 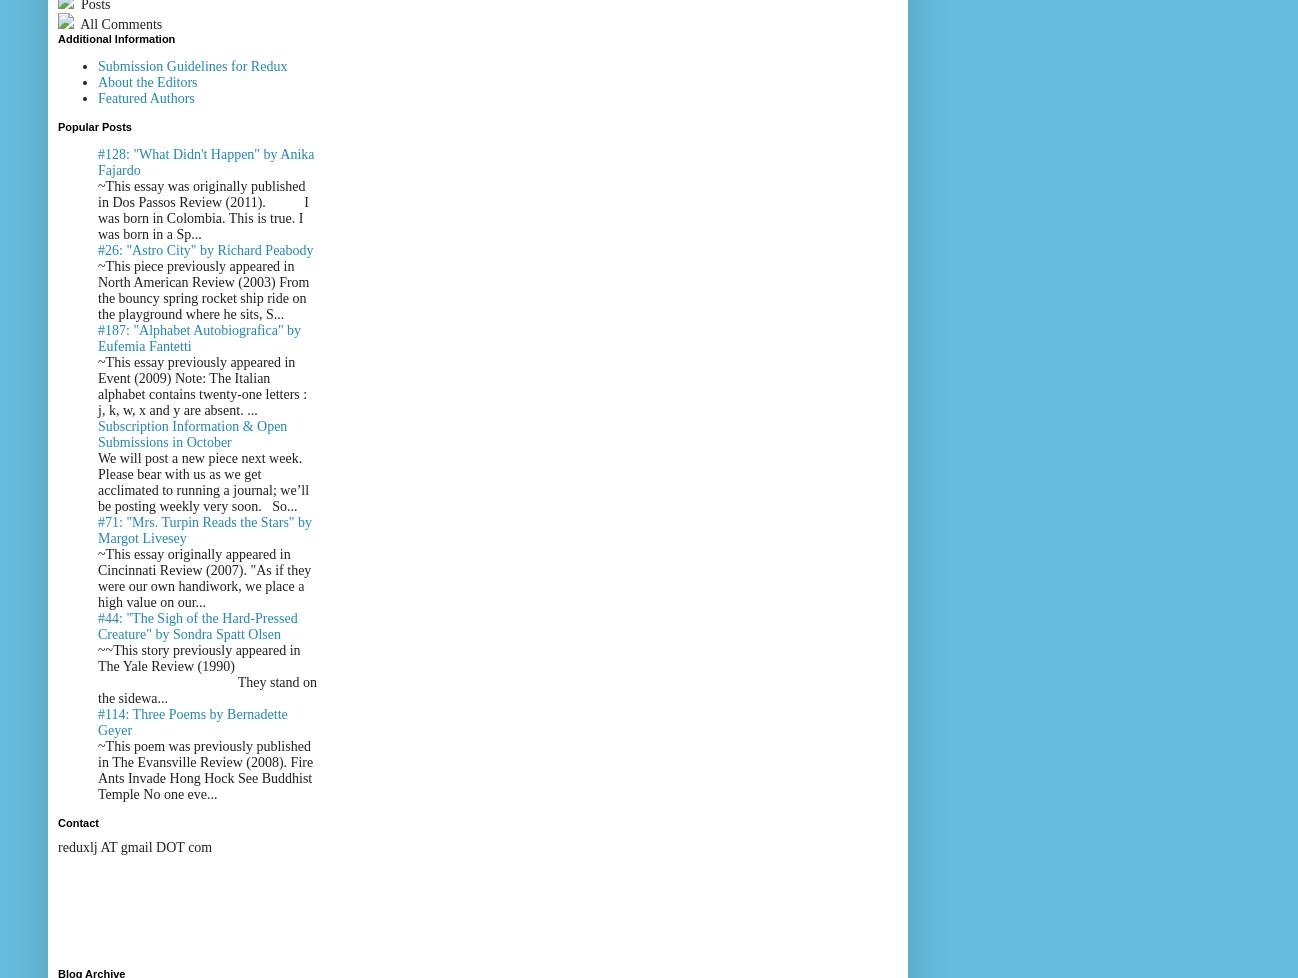 What do you see at coordinates (97, 82) in the screenshot?
I see `'About the Editors'` at bounding box center [97, 82].